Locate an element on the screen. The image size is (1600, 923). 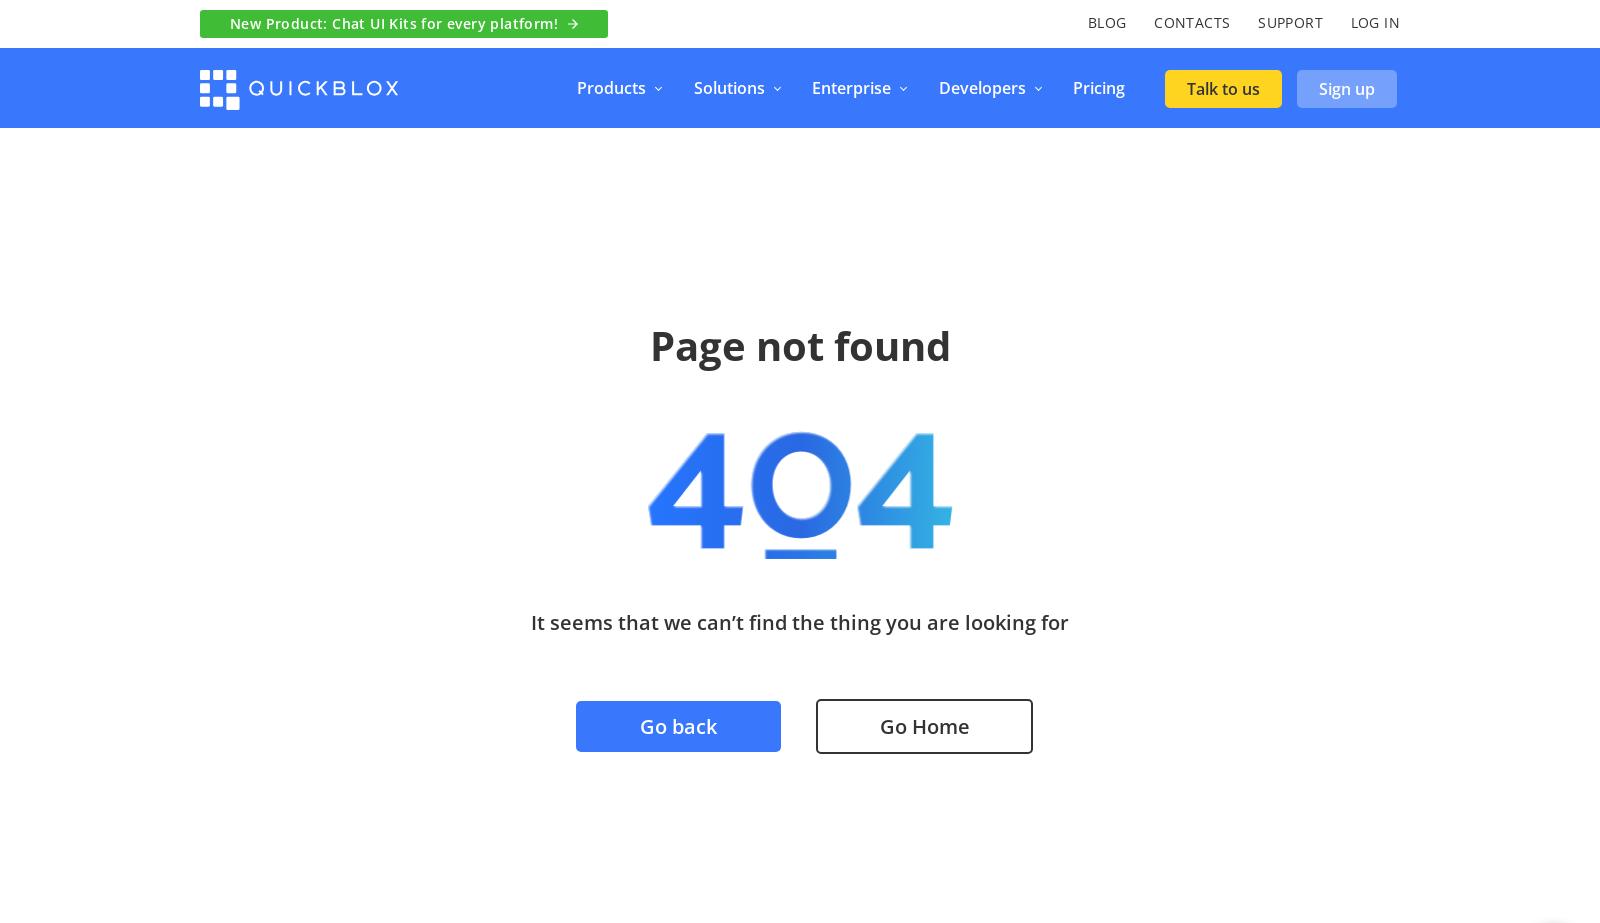
'QuickBlox AI' is located at coordinates (706, 232).